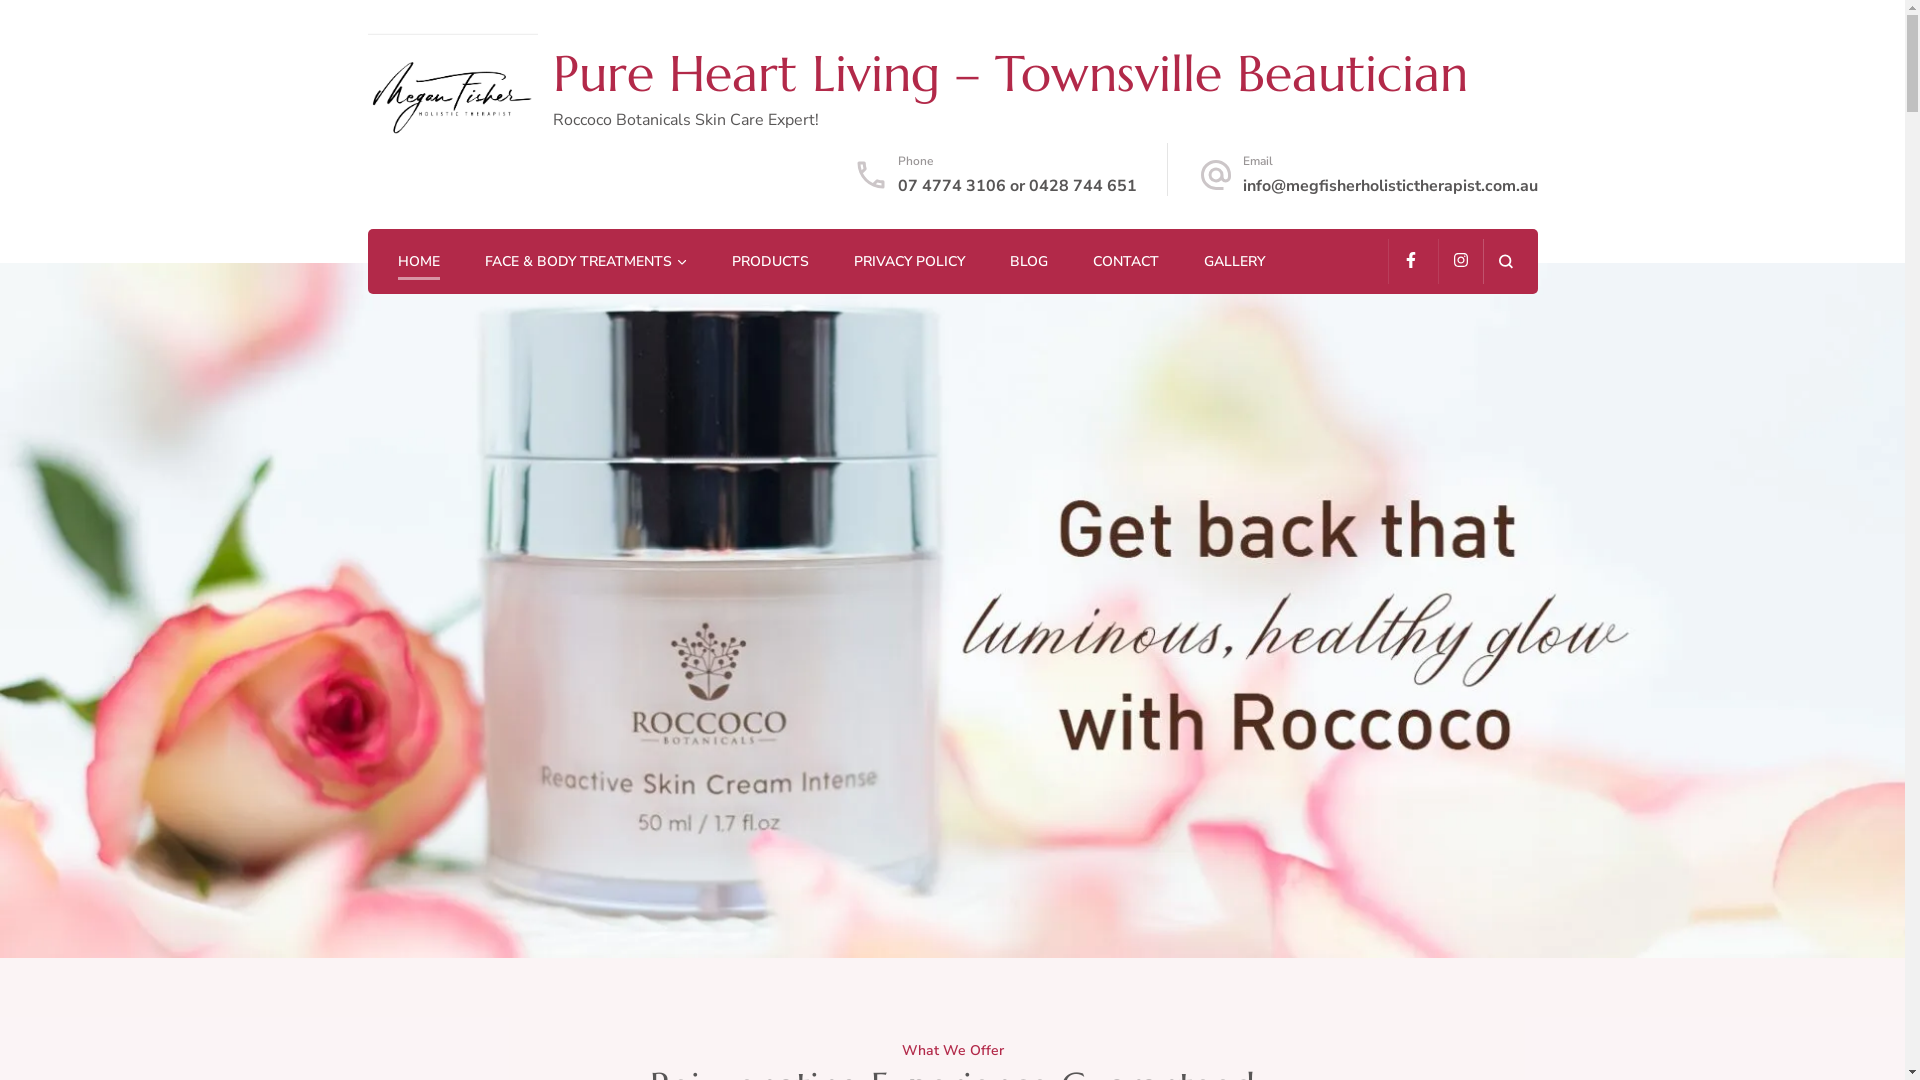 This screenshot has height=1080, width=1920. What do you see at coordinates (417, 261) in the screenshot?
I see `'HOME'` at bounding box center [417, 261].